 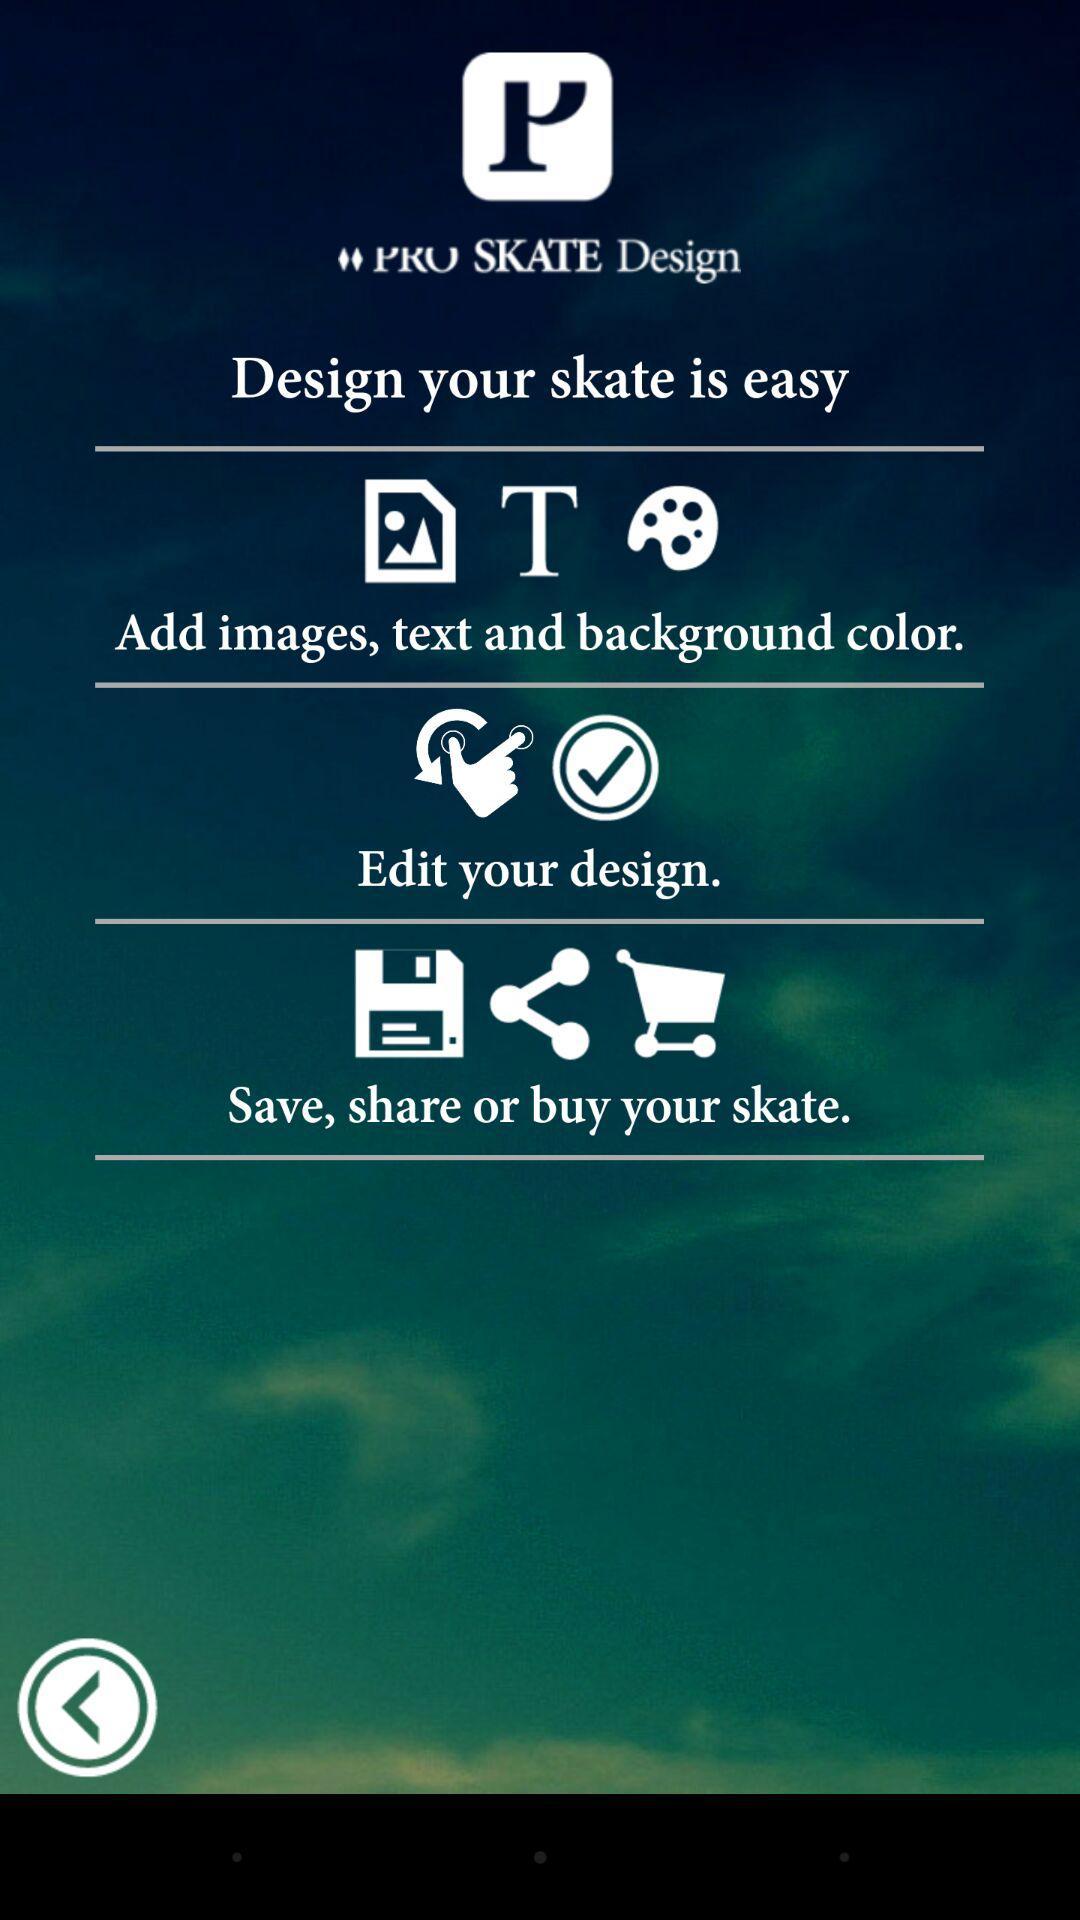 What do you see at coordinates (538, 1003) in the screenshot?
I see `share skate` at bounding box center [538, 1003].